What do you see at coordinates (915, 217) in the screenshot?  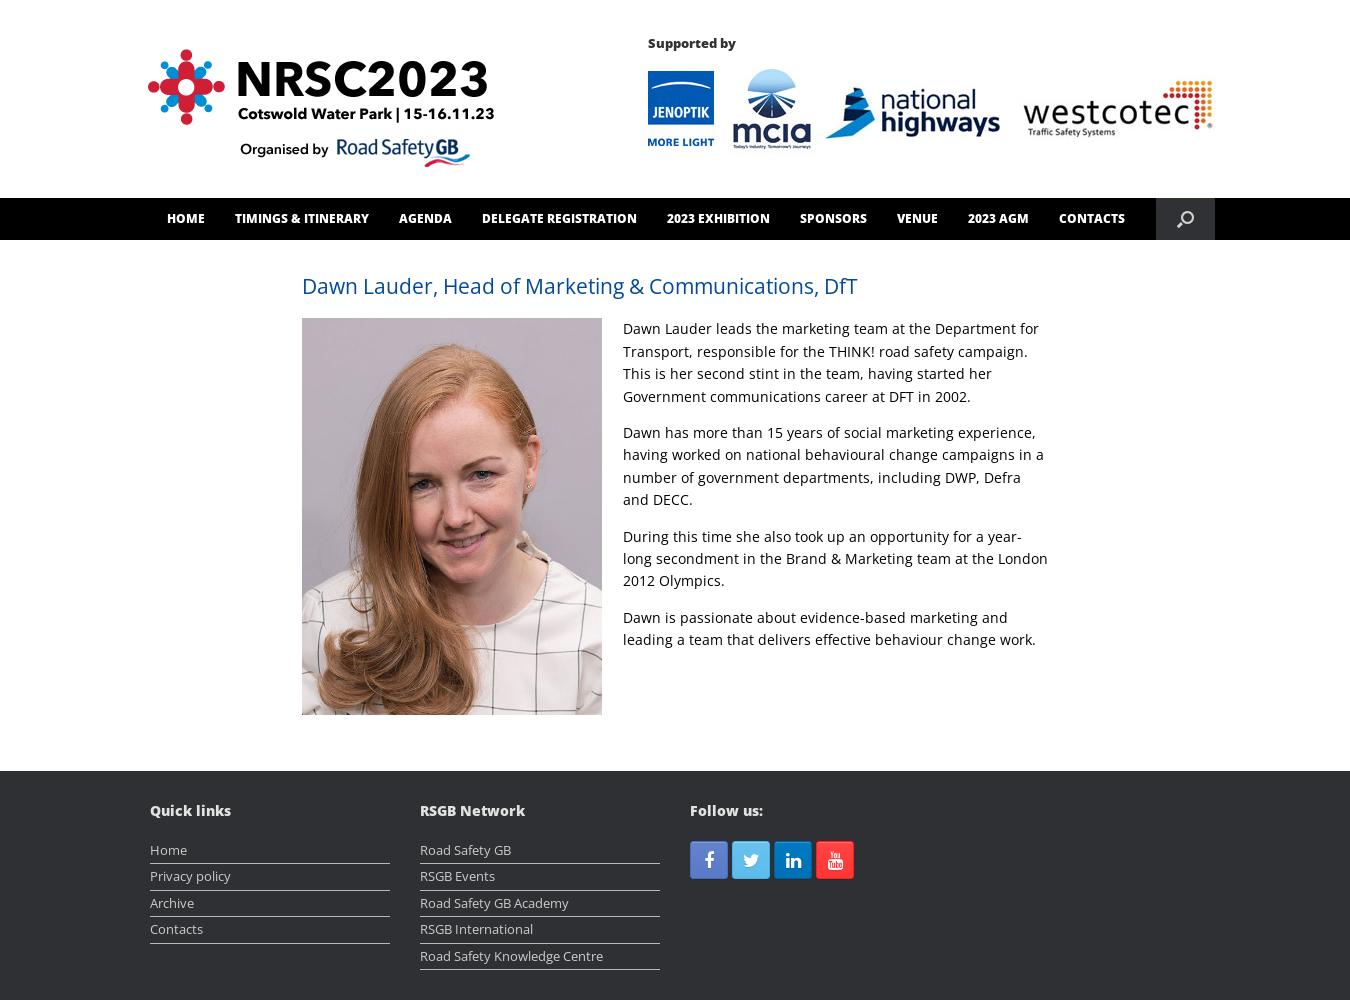 I see `'VENUE'` at bounding box center [915, 217].